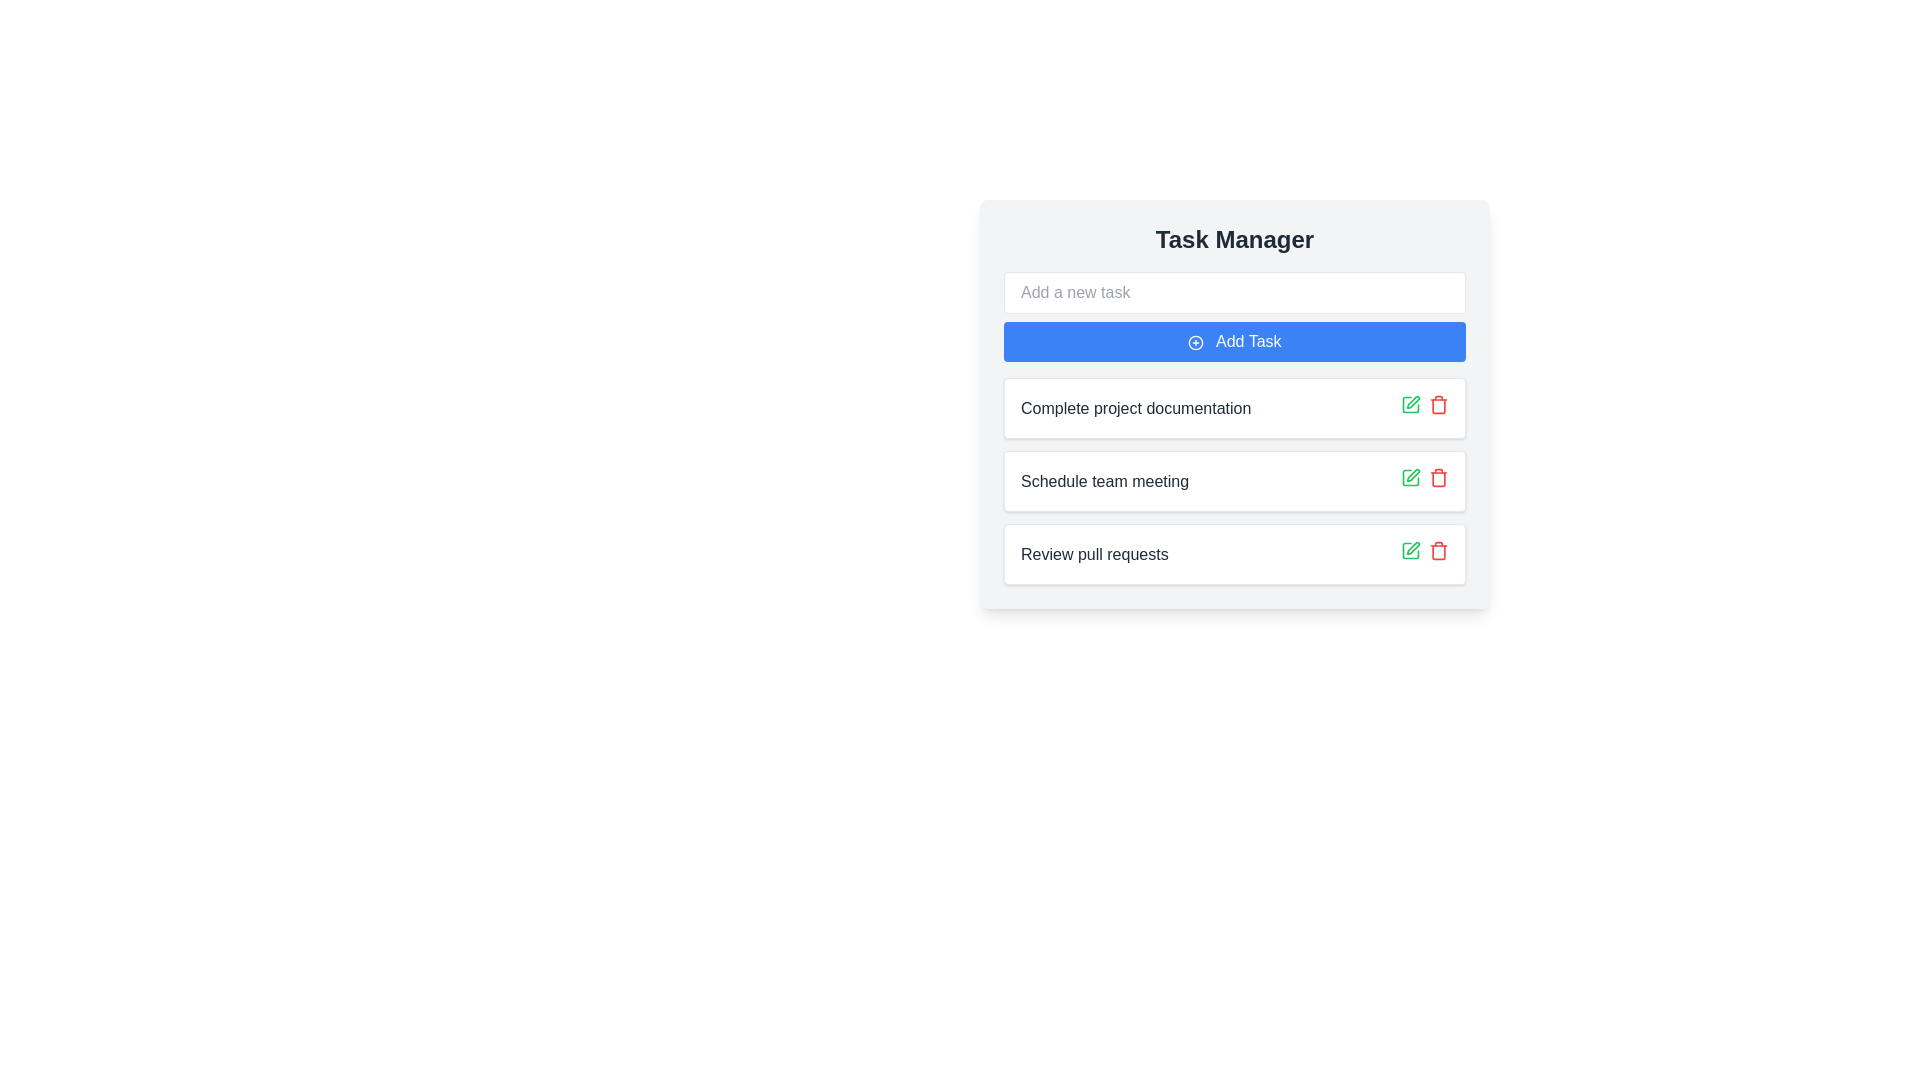 Image resolution: width=1920 pixels, height=1080 pixels. I want to click on the edit icon button located near the right side of the 'Review pull requests' task entry, so click(1412, 548).